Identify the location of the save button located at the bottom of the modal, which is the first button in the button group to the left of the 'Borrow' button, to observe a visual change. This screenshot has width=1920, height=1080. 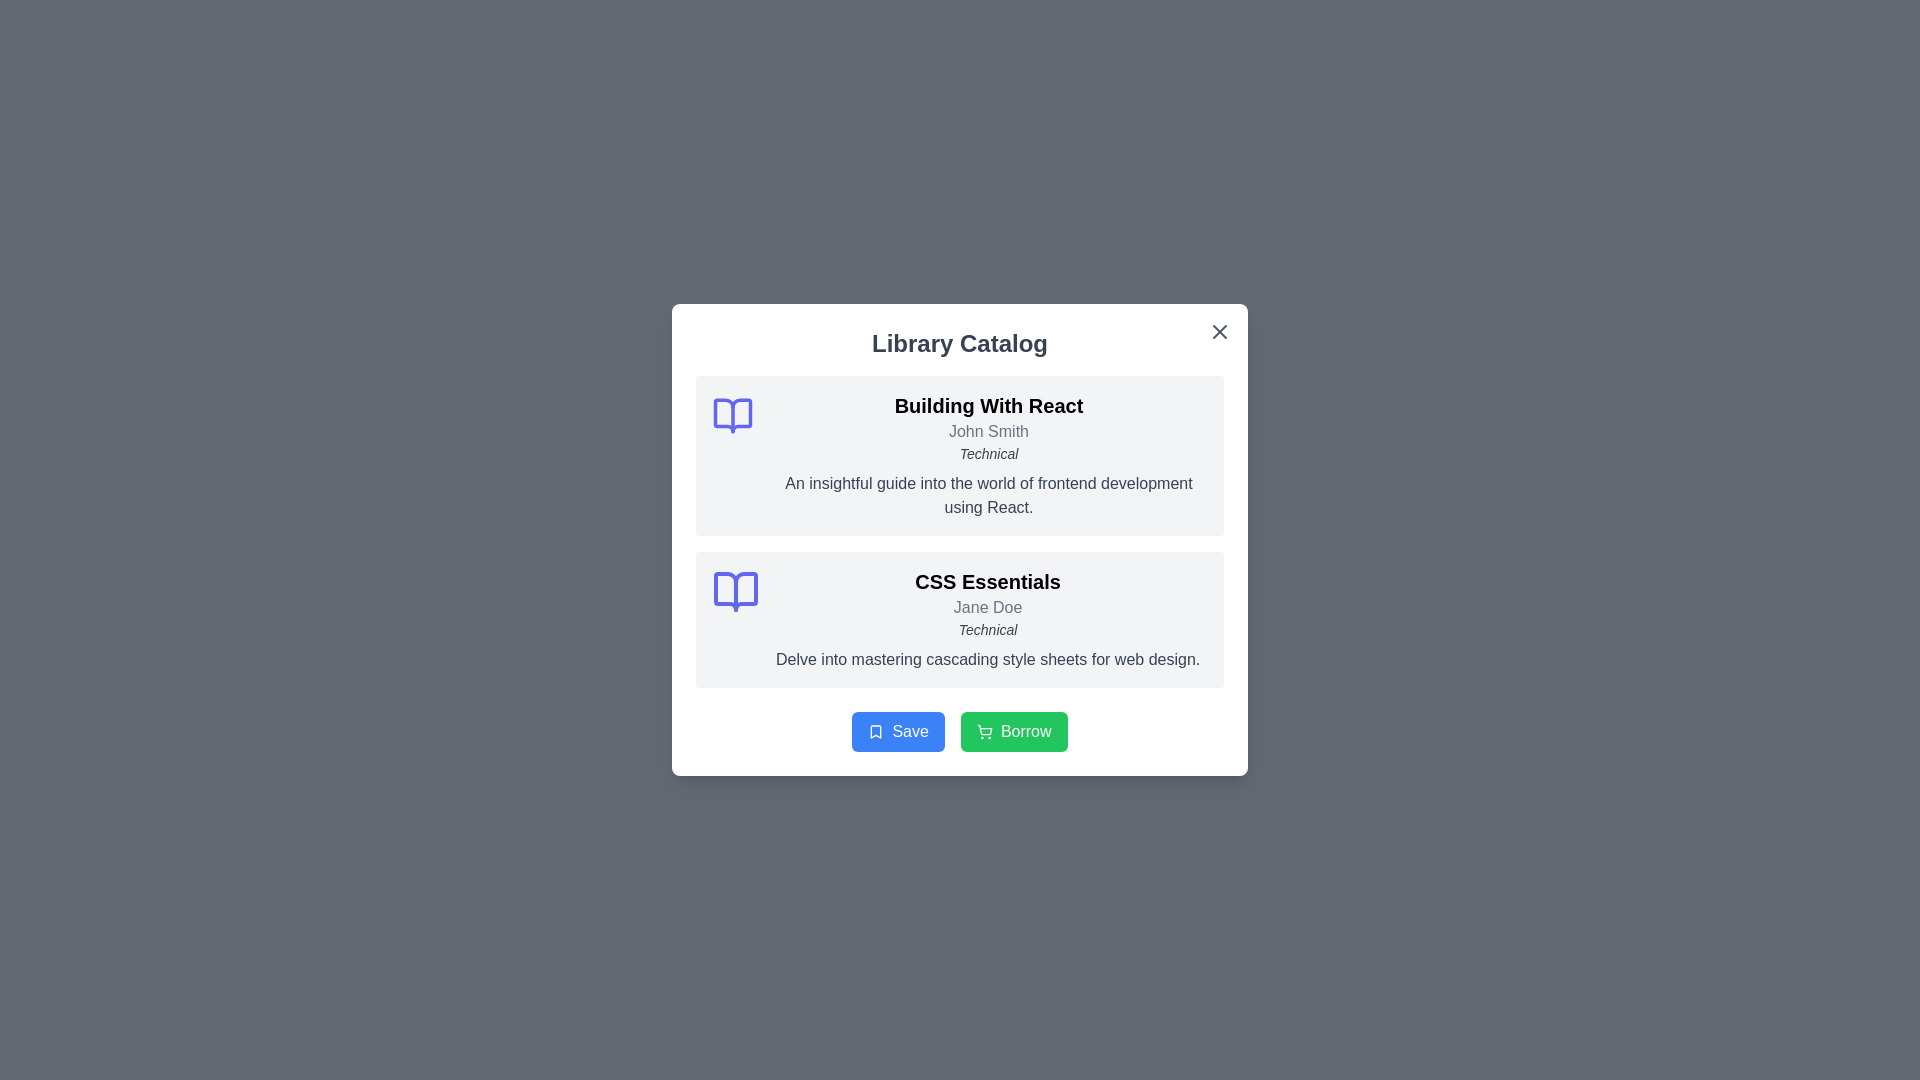
(897, 732).